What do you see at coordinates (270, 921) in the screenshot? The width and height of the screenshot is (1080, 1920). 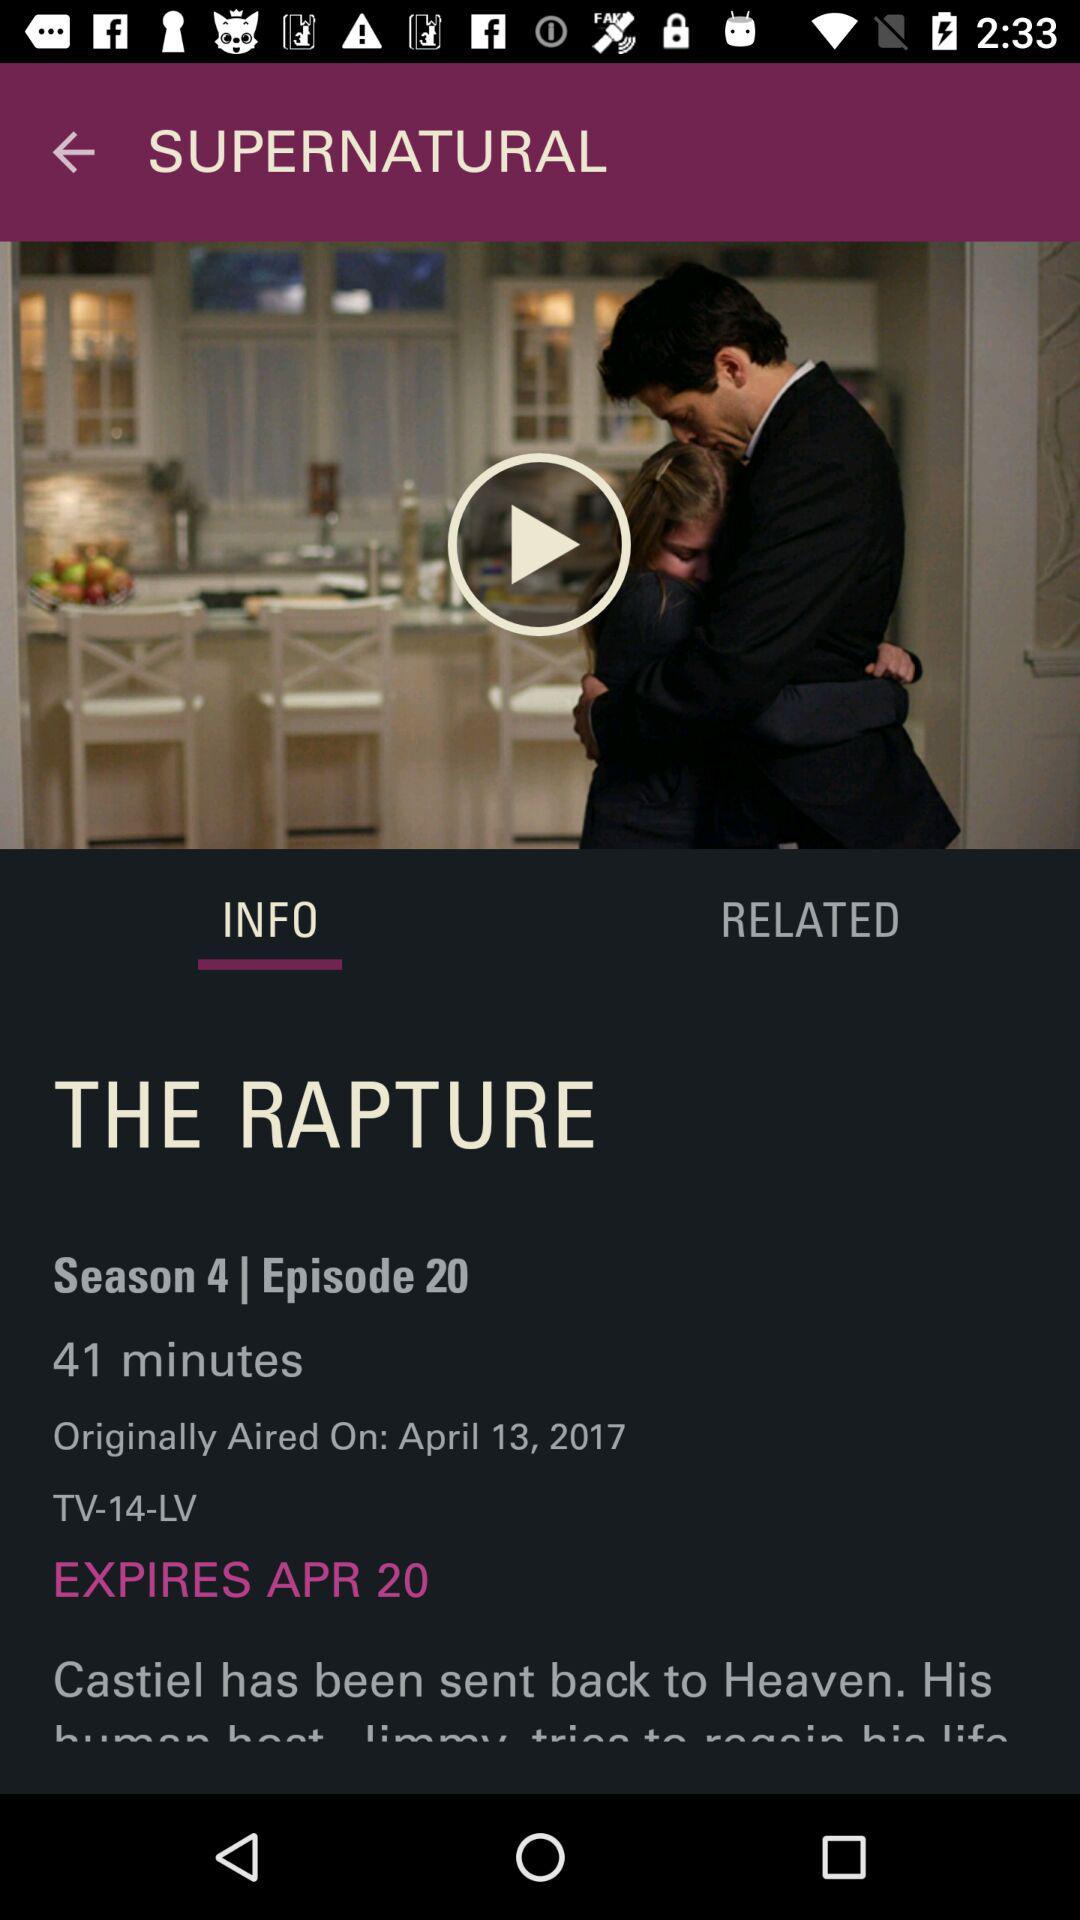 I see `icon next to related icon` at bounding box center [270, 921].